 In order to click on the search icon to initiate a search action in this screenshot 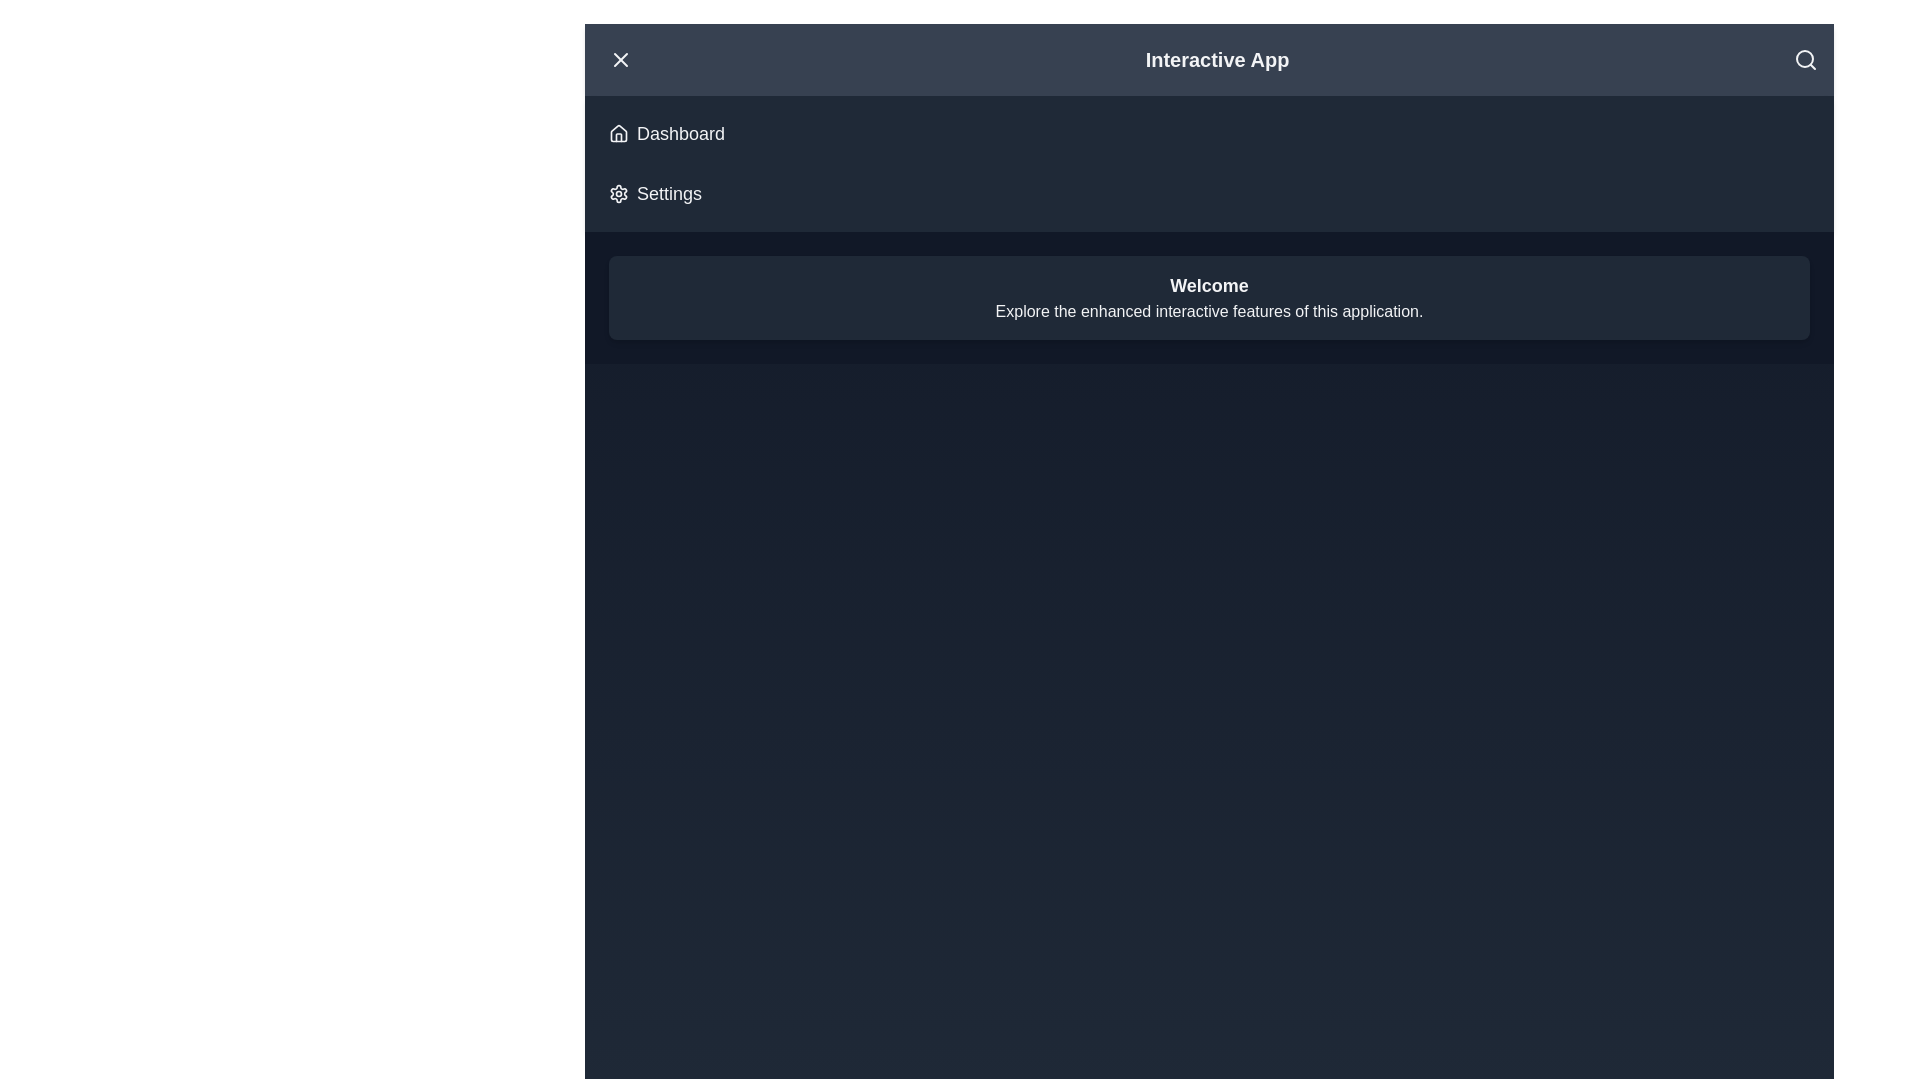, I will do `click(1805, 59)`.